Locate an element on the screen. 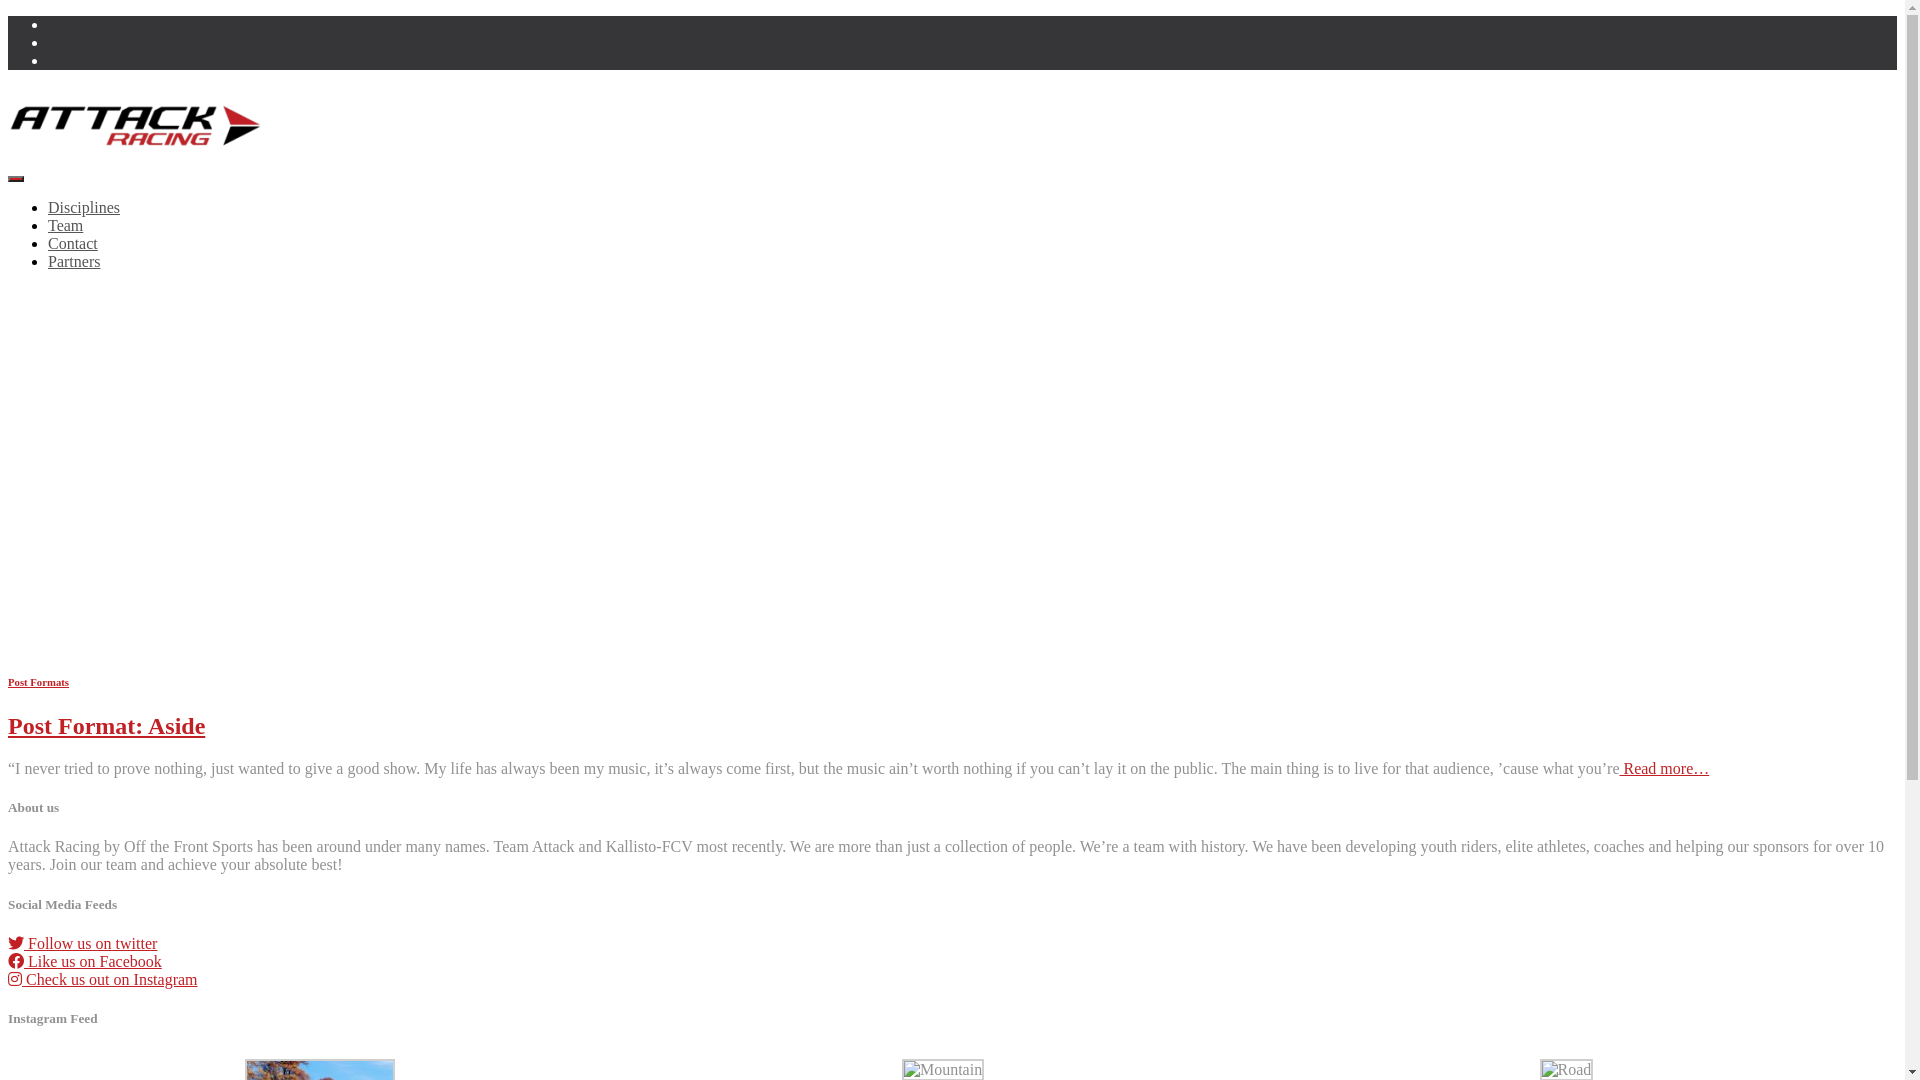 Image resolution: width=1920 pixels, height=1080 pixels. 'Contact' is located at coordinates (72, 242).